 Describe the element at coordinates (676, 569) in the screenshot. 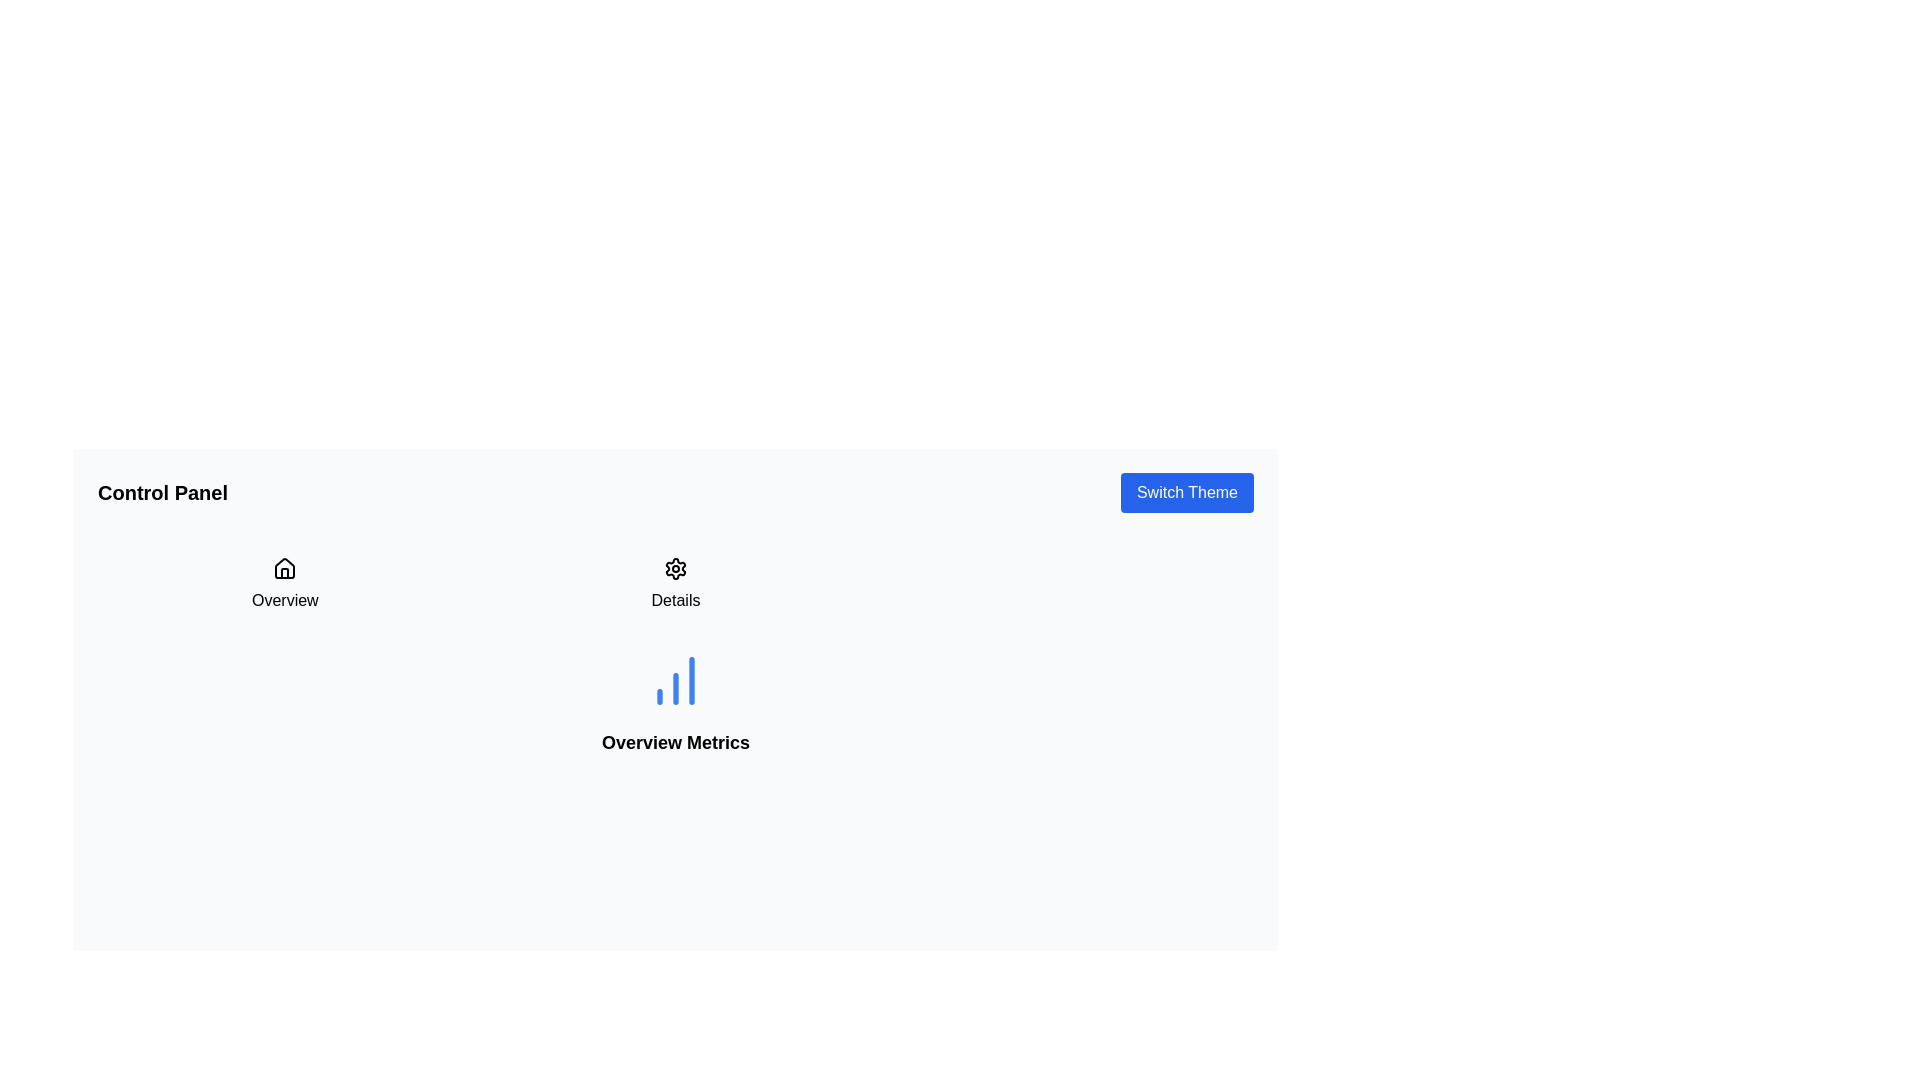

I see `the settings icon, which is a gear-shaped icon with a clear outline, positioned centrally above the 'Details' label on the control panel` at that location.